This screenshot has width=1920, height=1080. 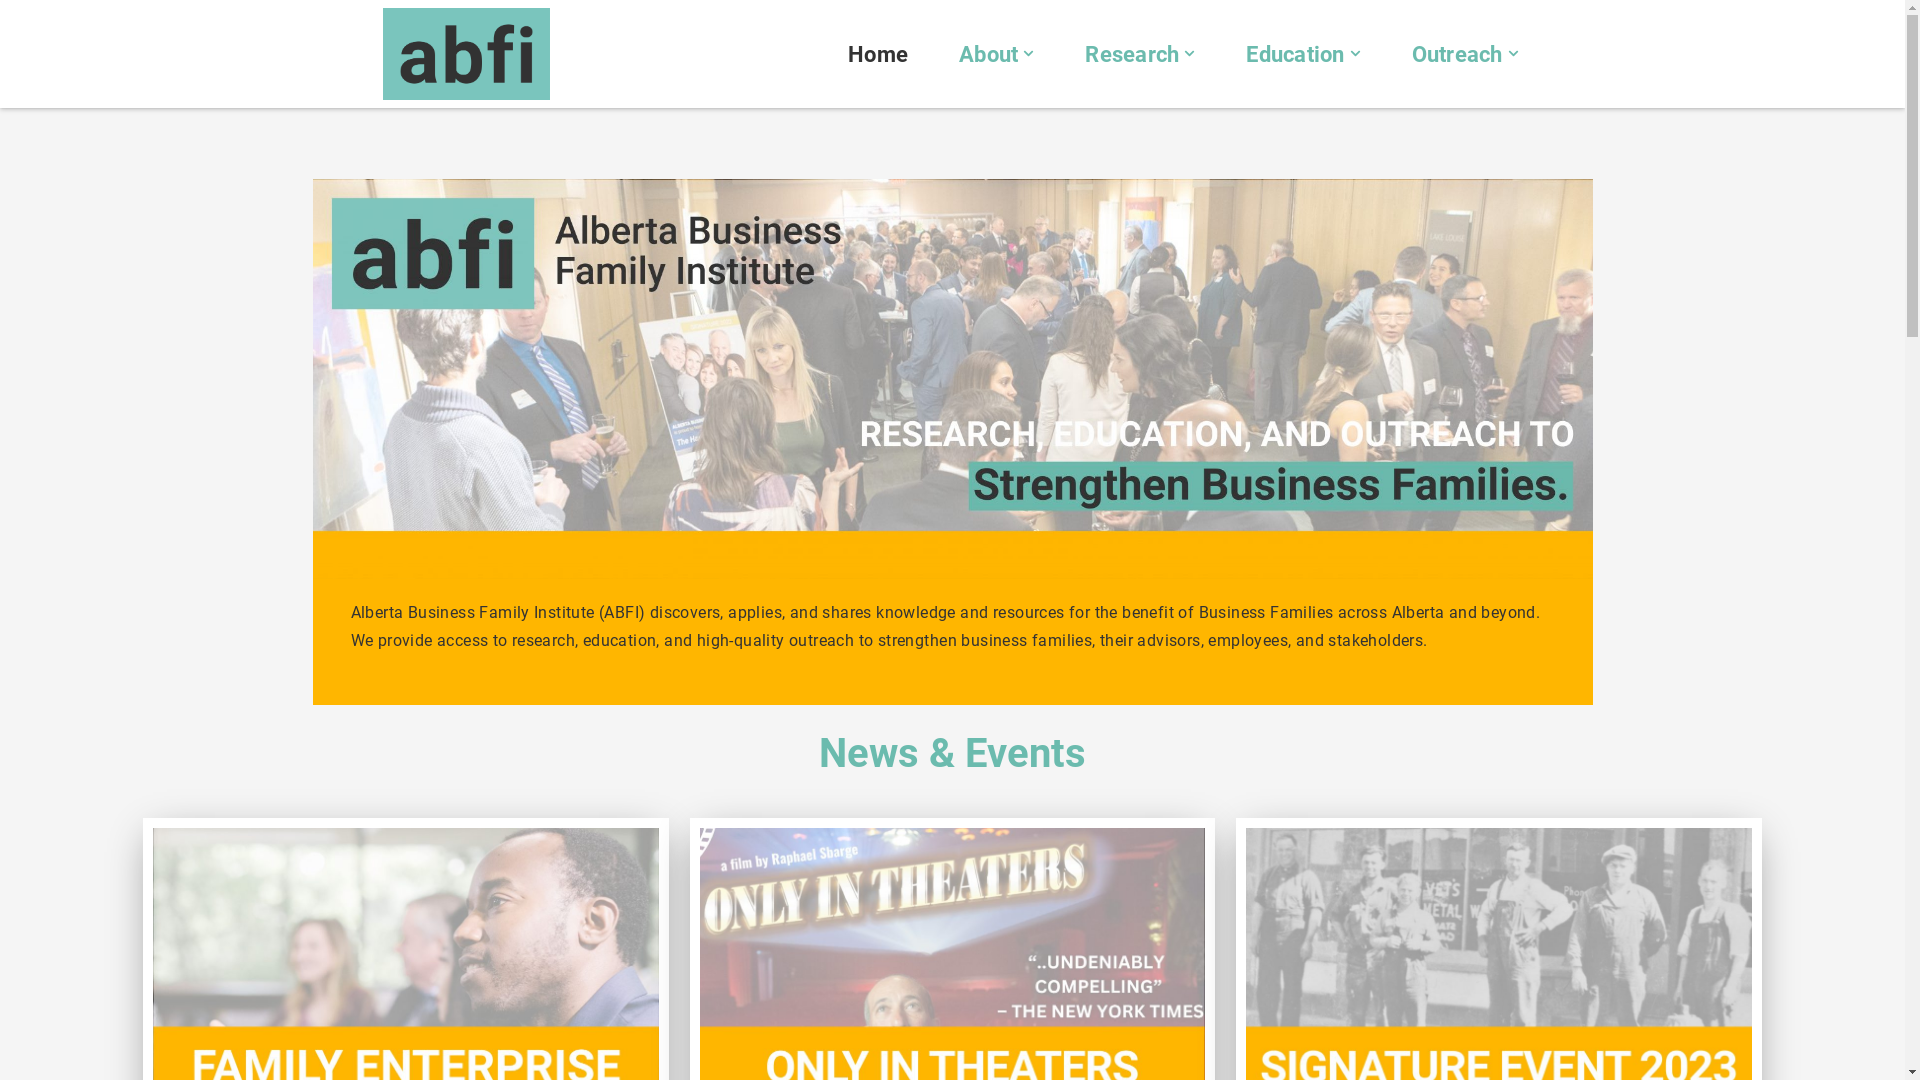 I want to click on 'Education', so click(x=1295, y=53).